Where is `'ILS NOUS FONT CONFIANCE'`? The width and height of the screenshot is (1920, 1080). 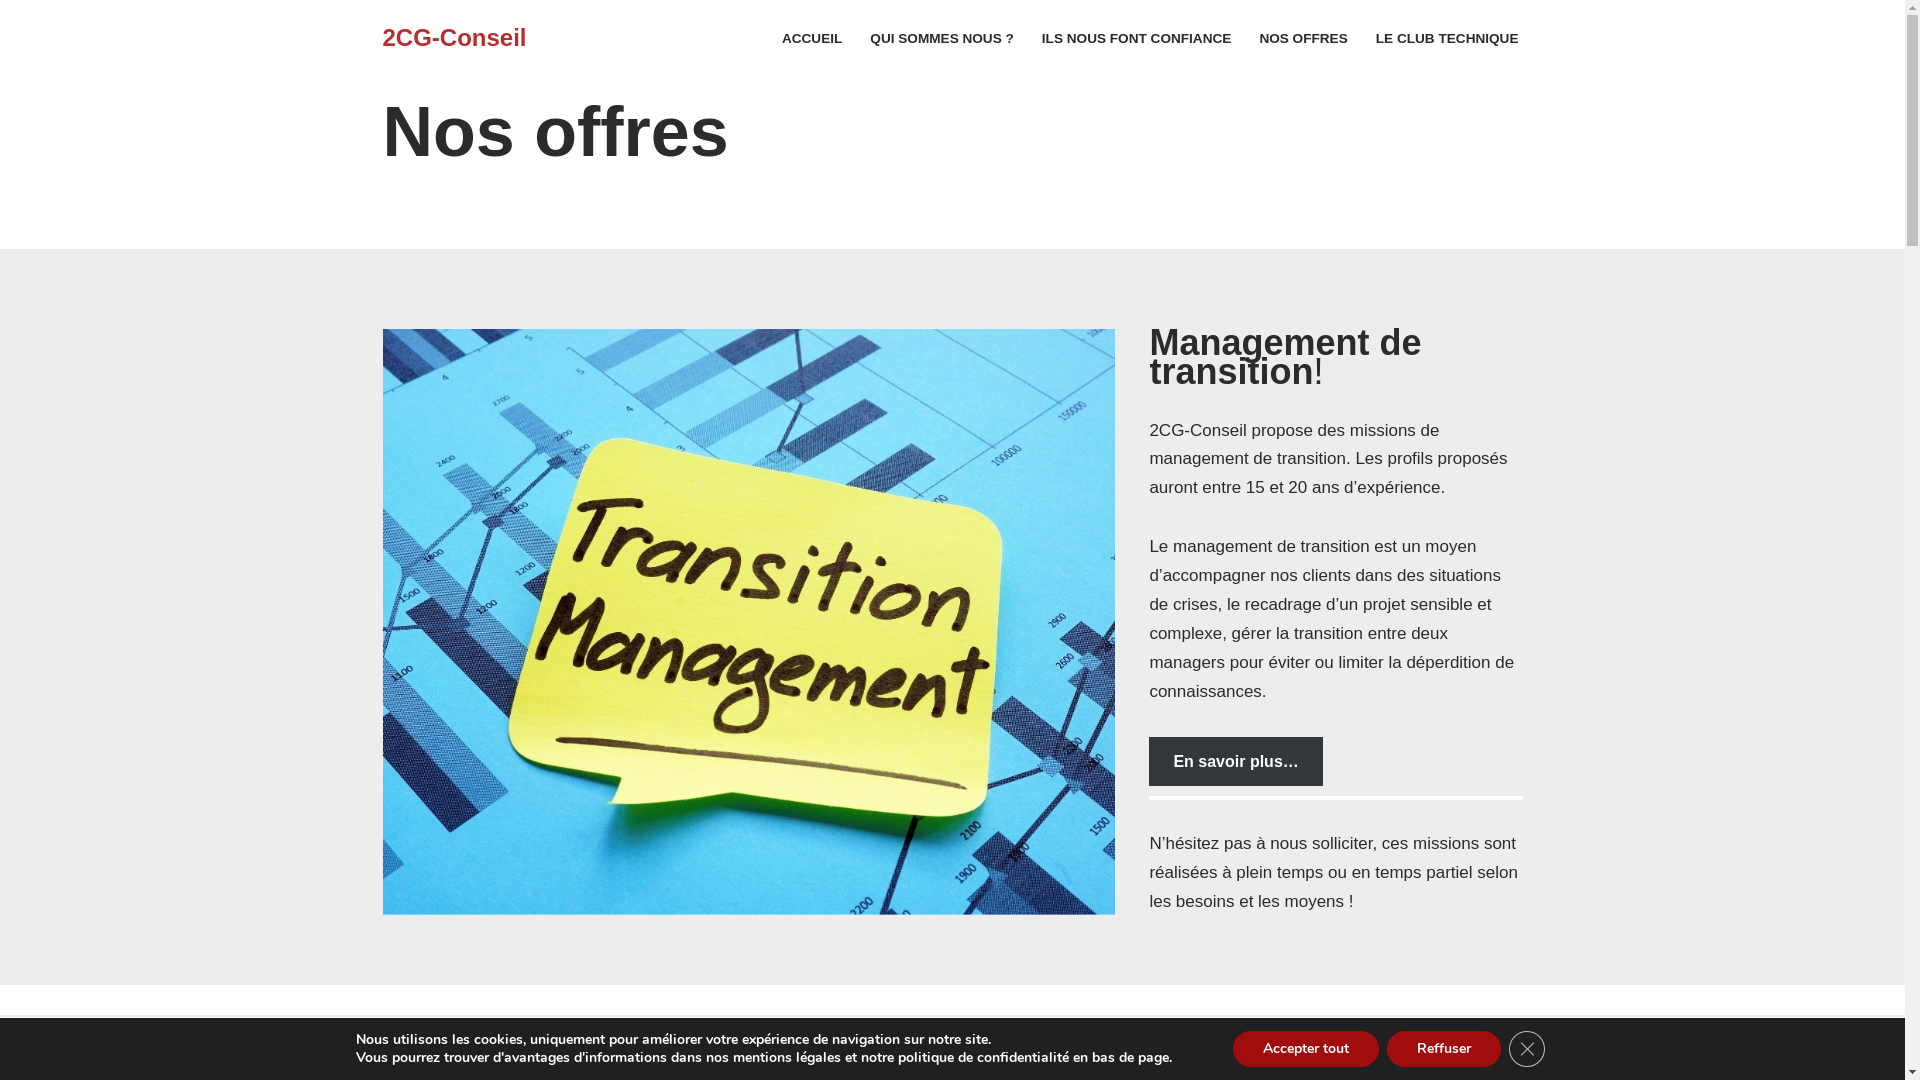 'ILS NOUS FONT CONFIANCE' is located at coordinates (1137, 38).